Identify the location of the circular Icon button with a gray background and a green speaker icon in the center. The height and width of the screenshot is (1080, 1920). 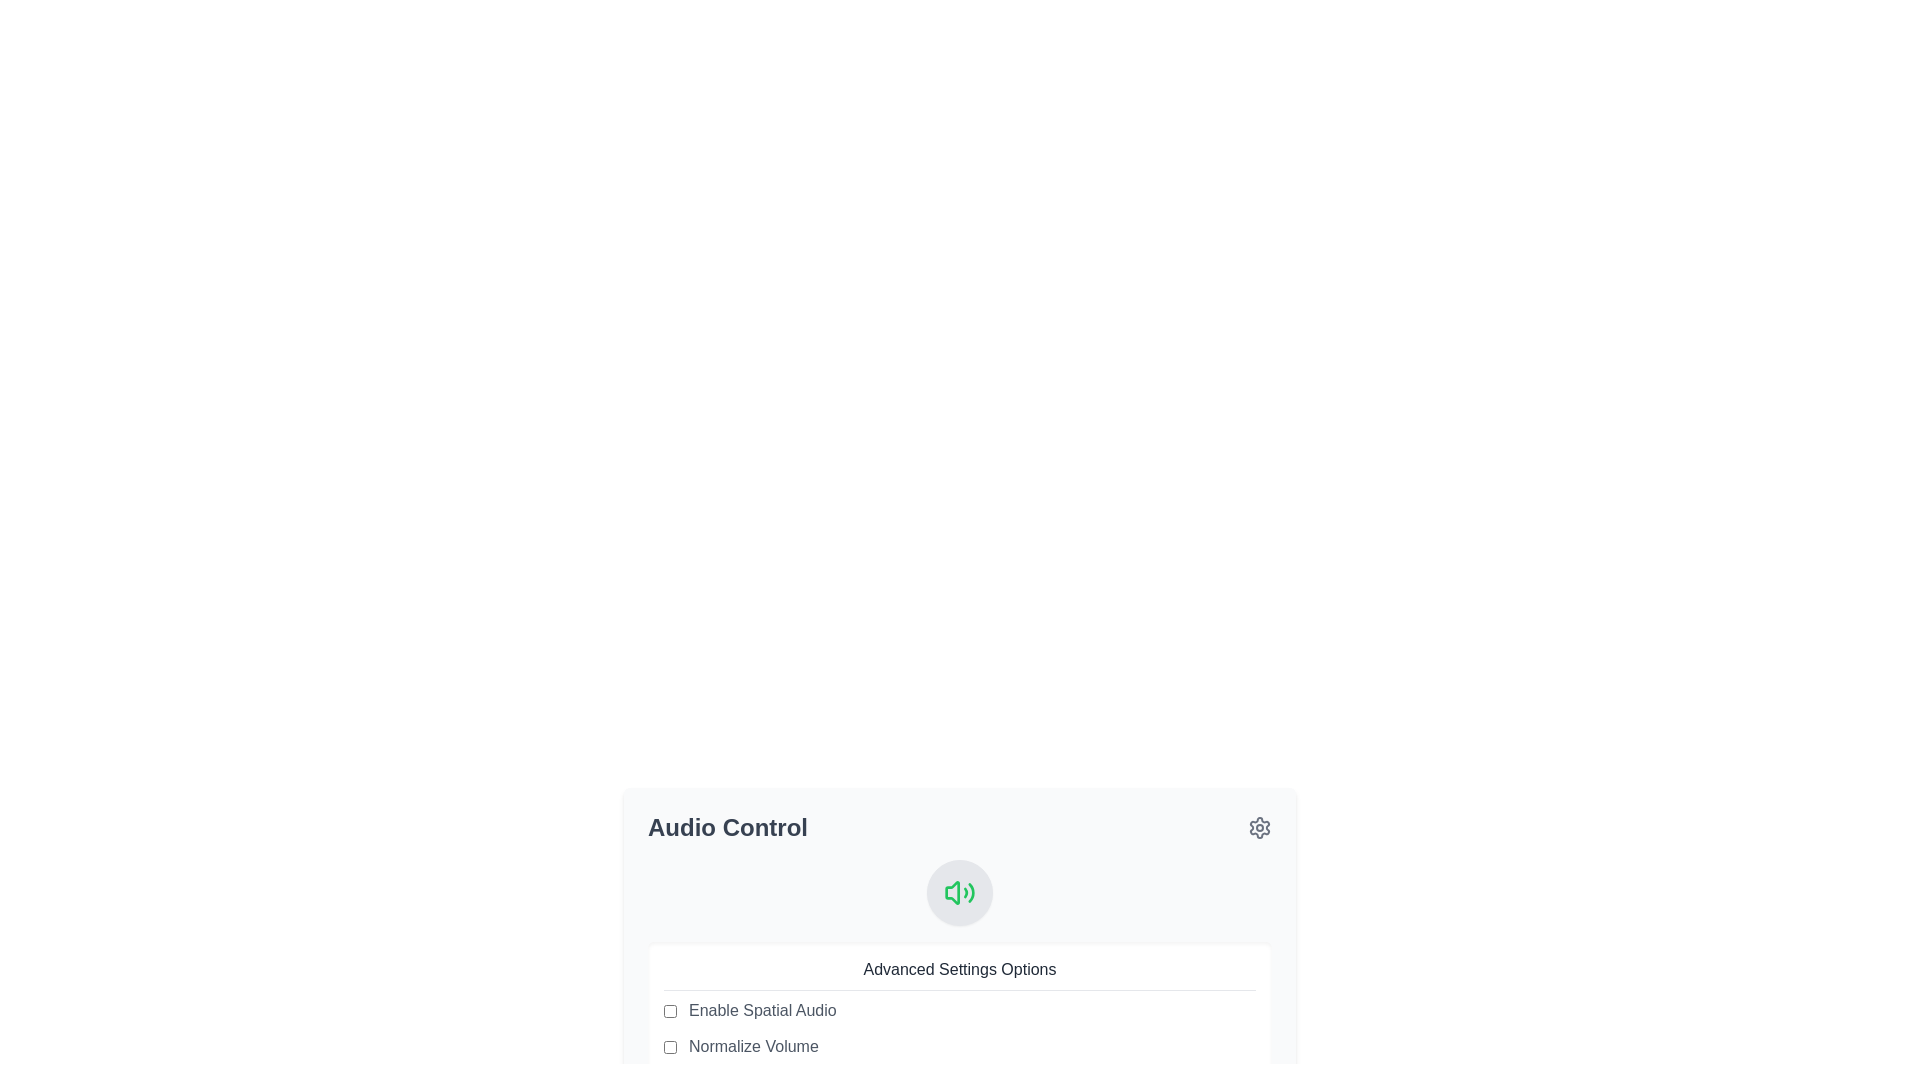
(960, 892).